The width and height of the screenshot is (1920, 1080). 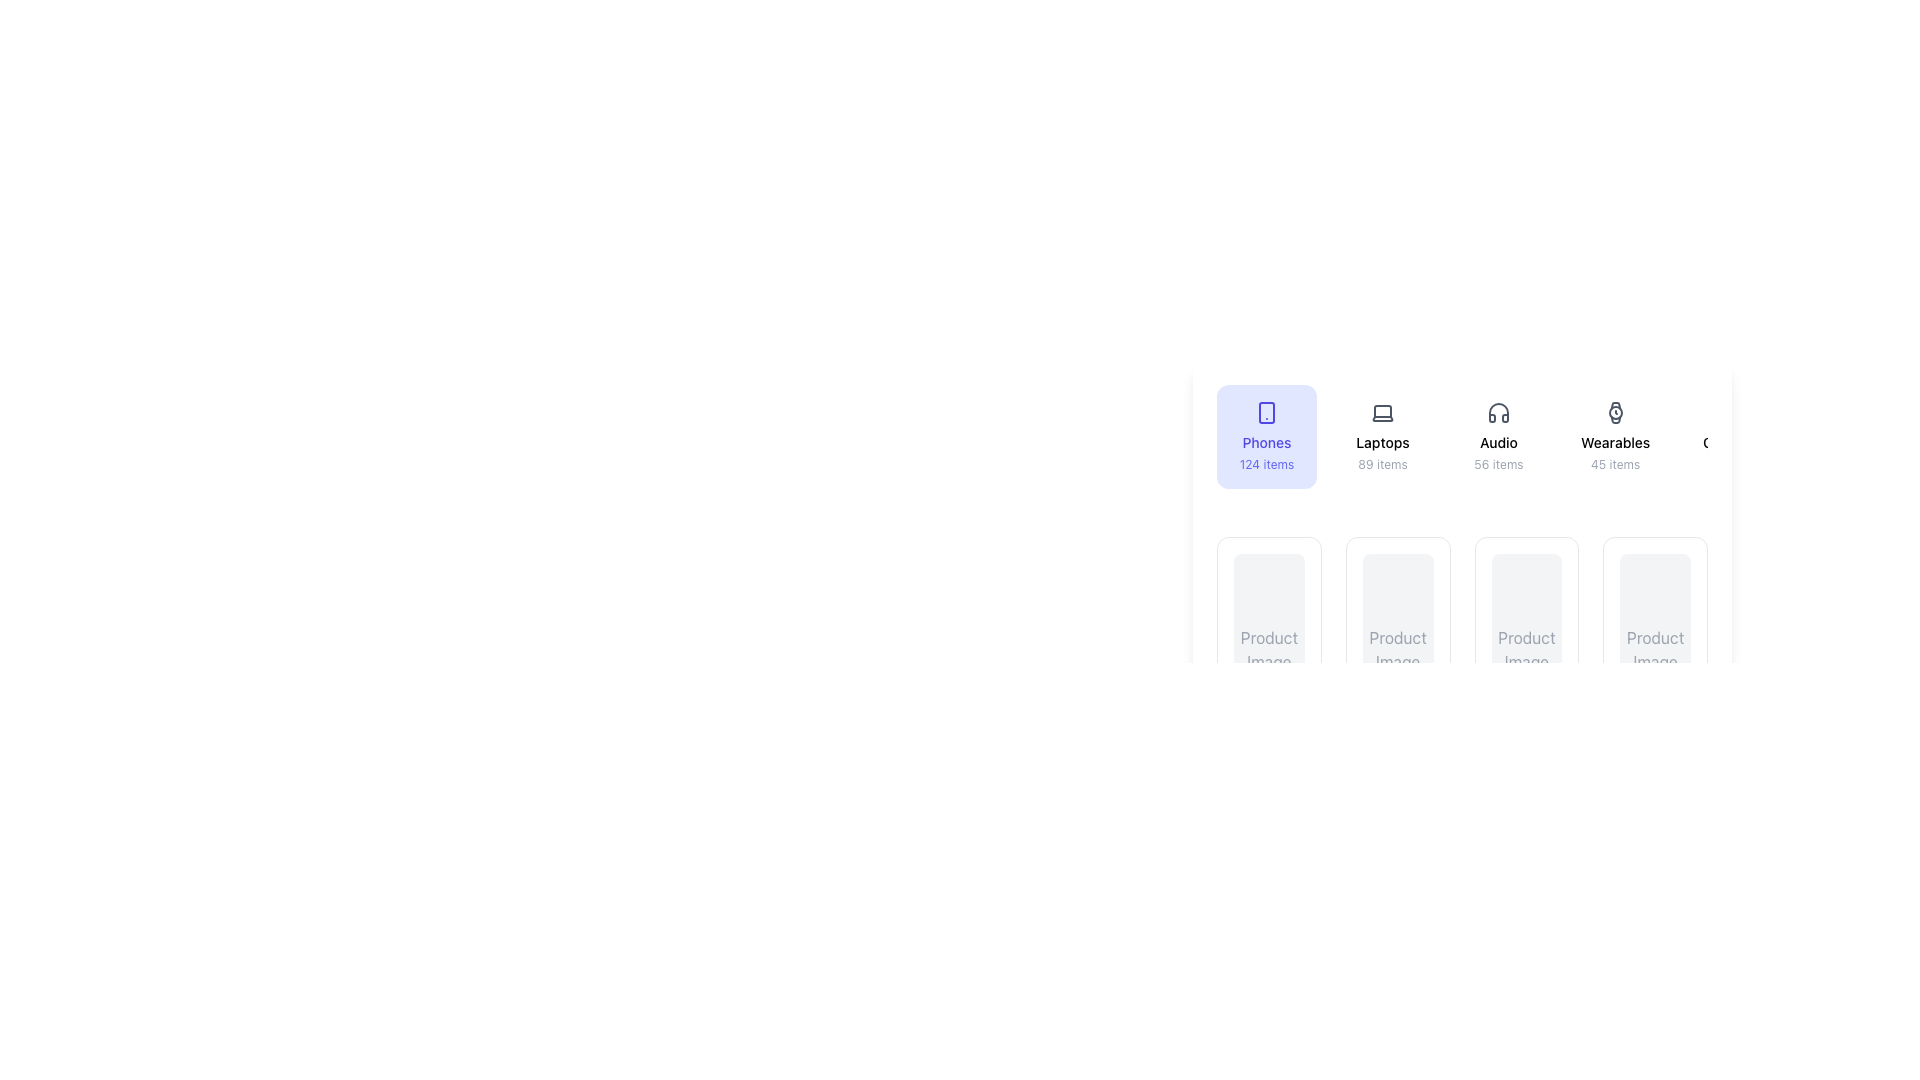 What do you see at coordinates (1525, 650) in the screenshot?
I see `the product image placeholder located at the top center of the fourth card` at bounding box center [1525, 650].